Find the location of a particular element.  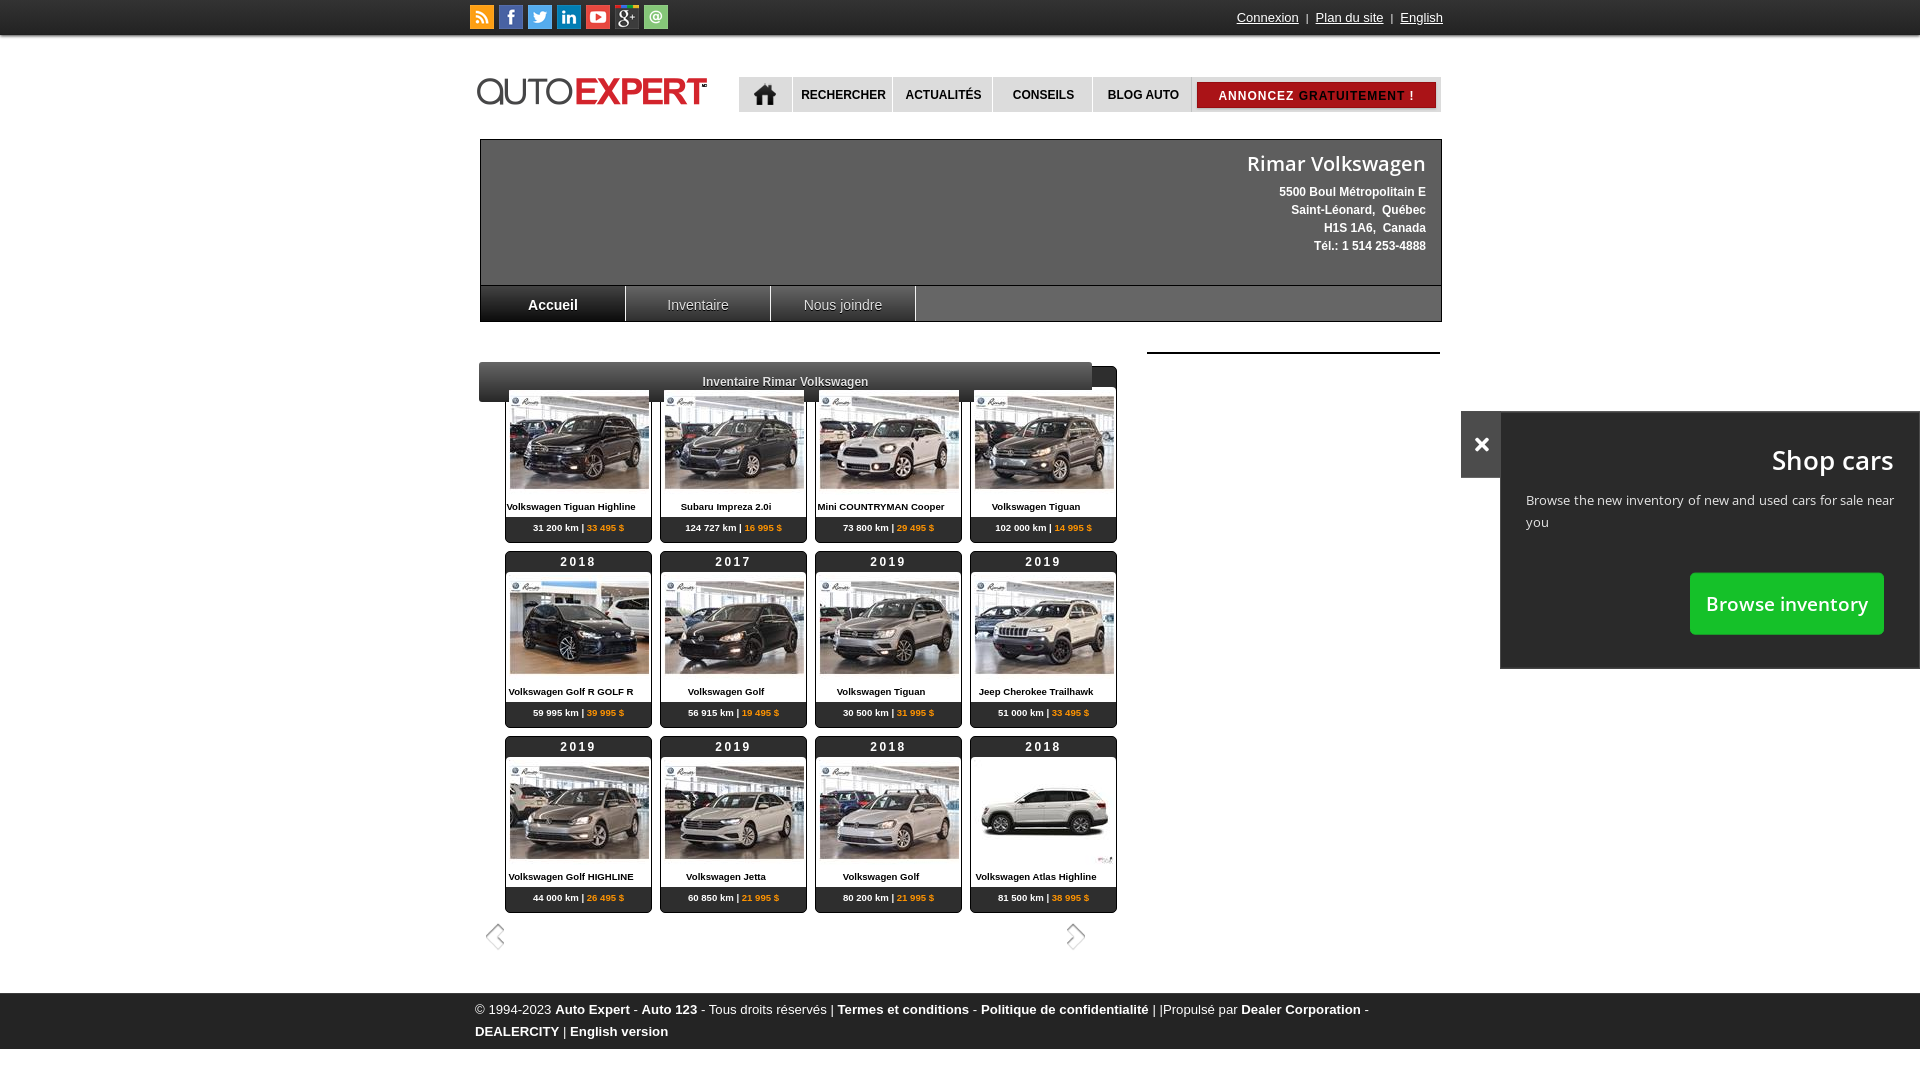

'Connexion' is located at coordinates (1233, 17).